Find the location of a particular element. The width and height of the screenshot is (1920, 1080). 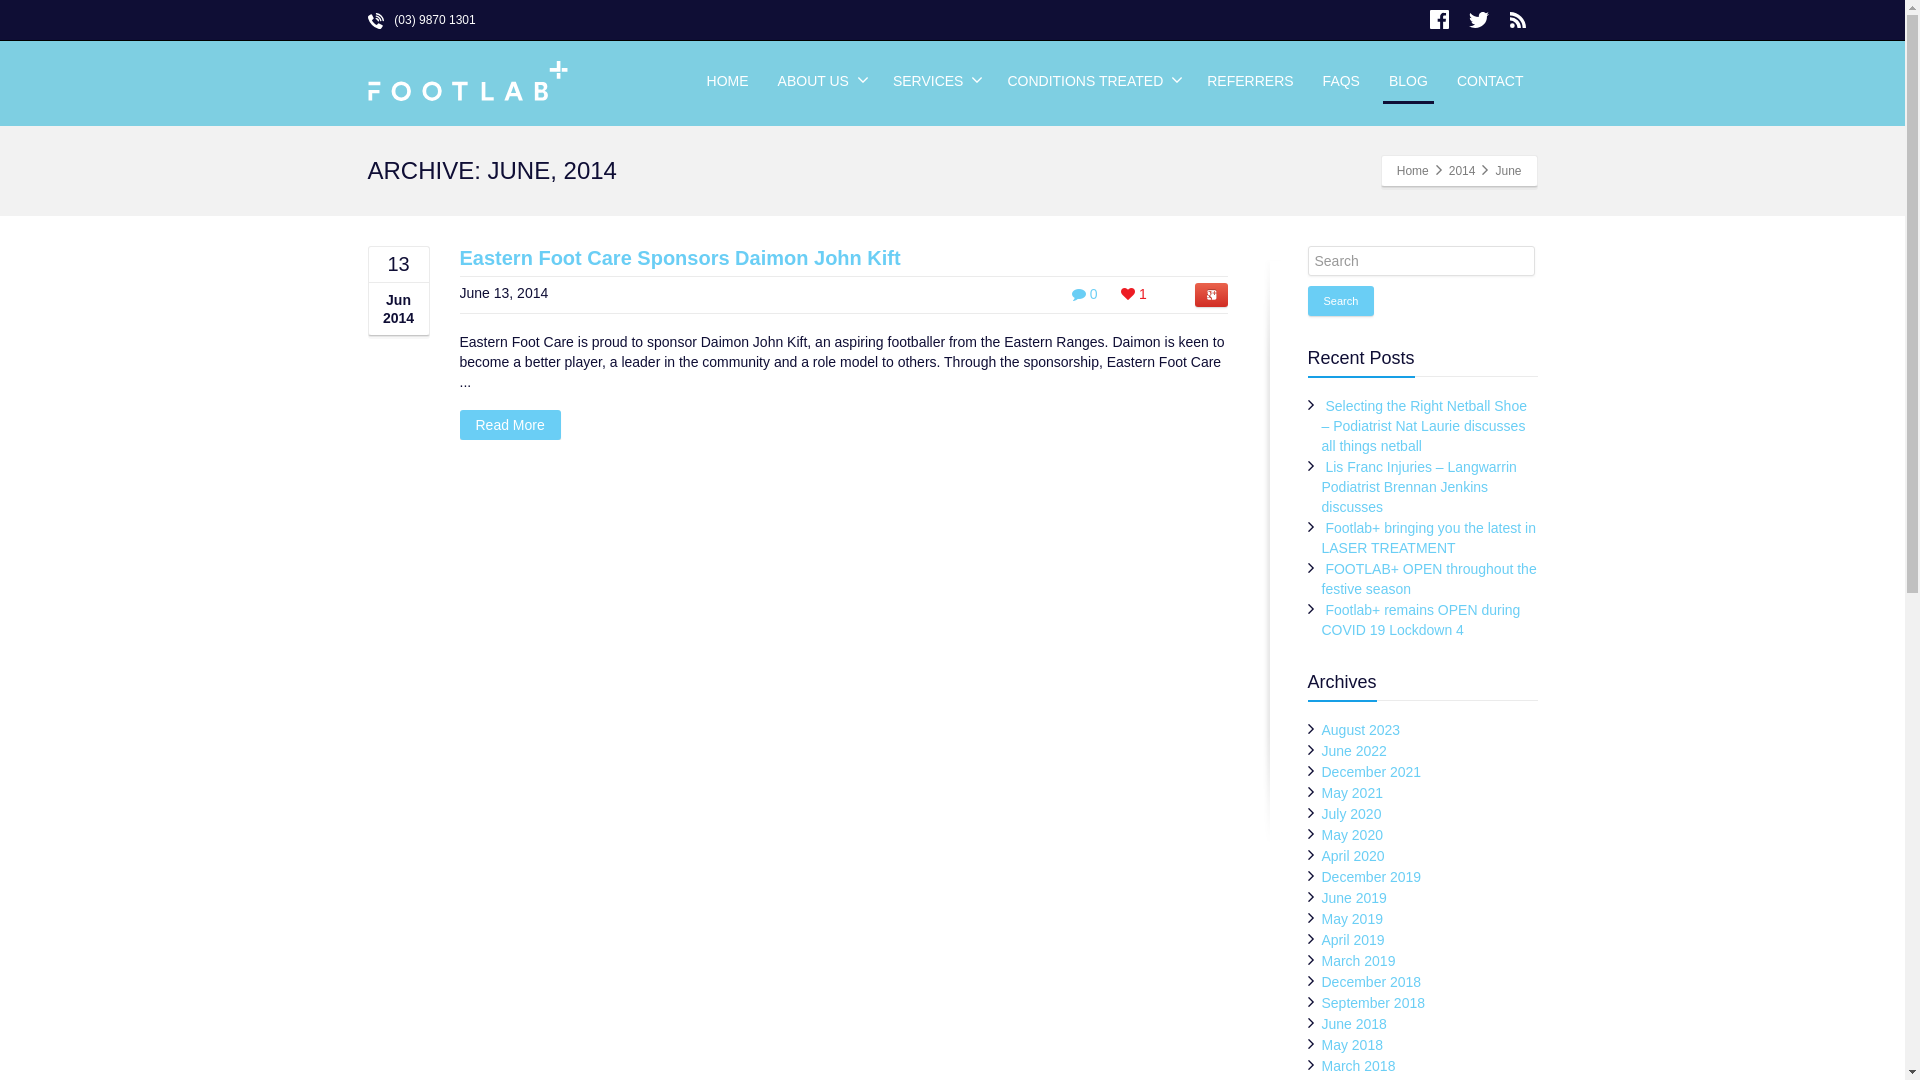

'June 2022' is located at coordinates (1354, 751).